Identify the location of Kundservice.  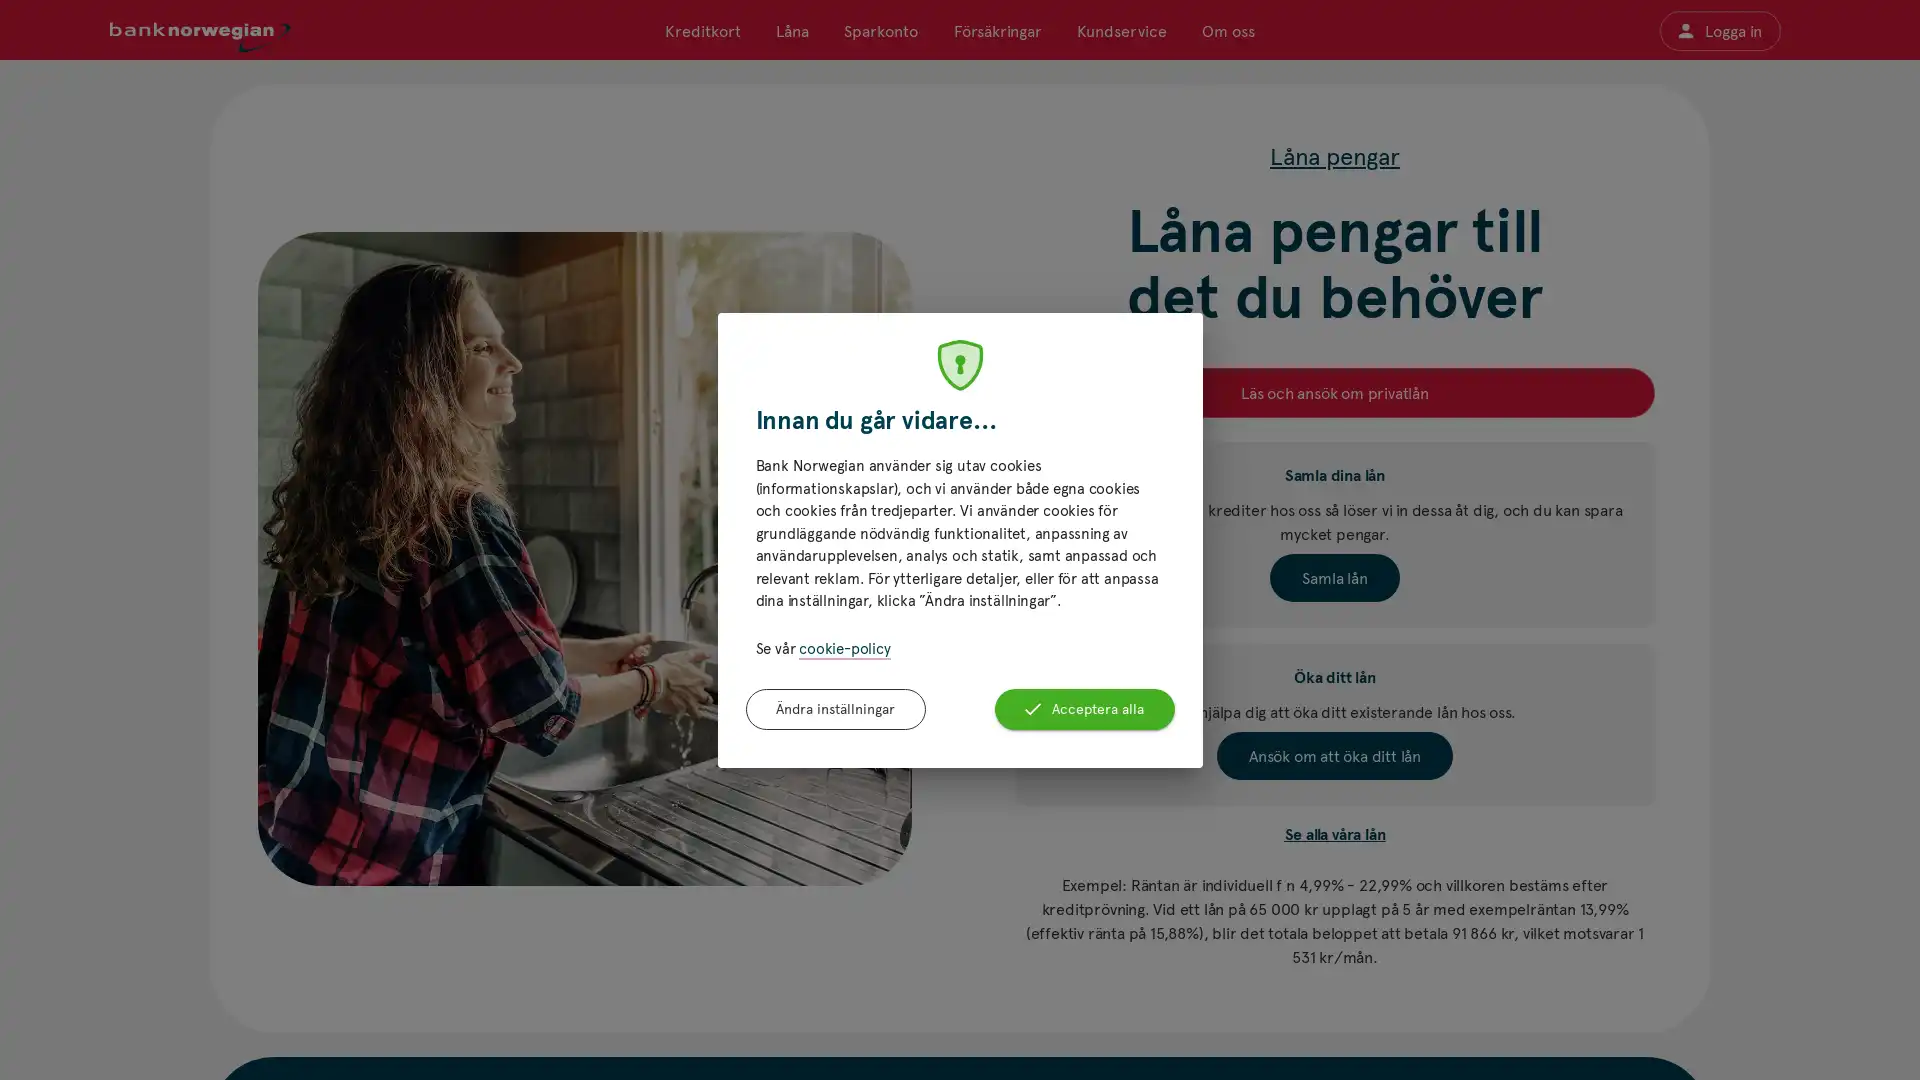
(1121, 30).